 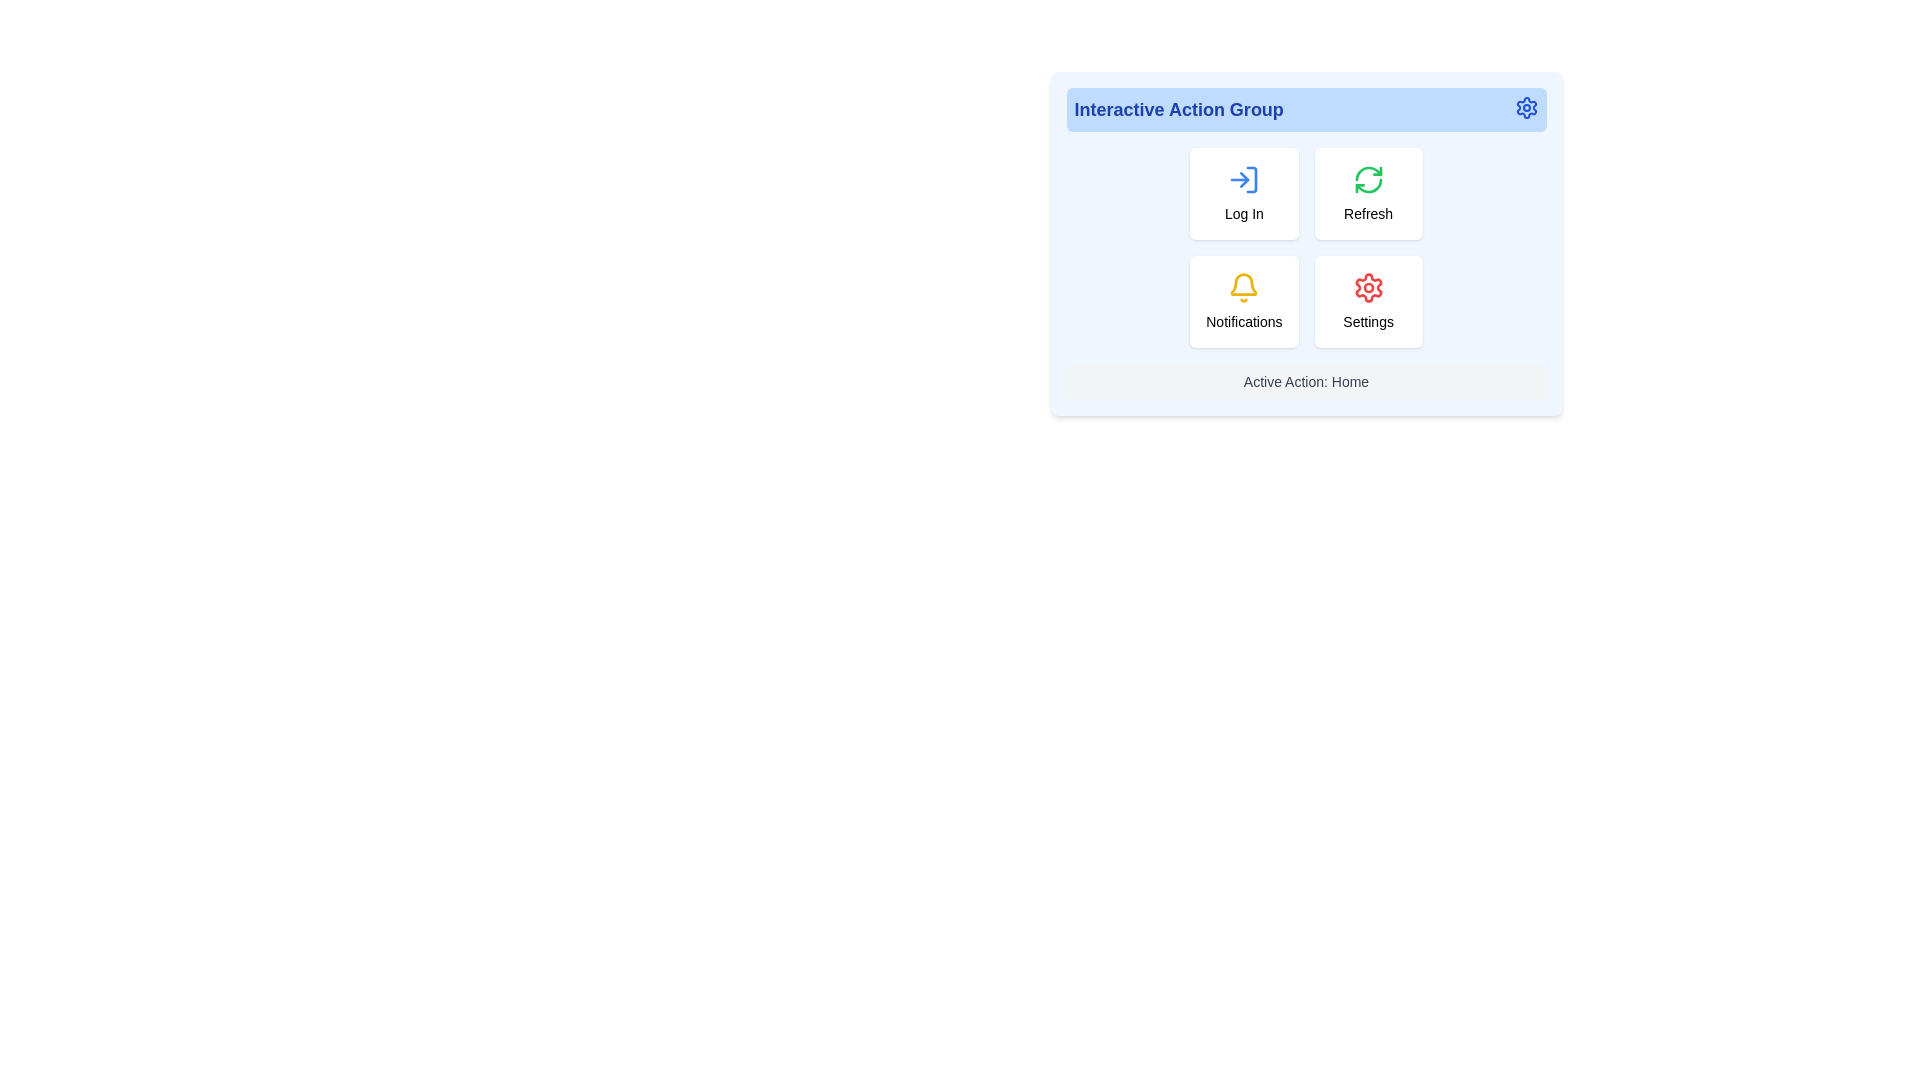 What do you see at coordinates (1367, 301) in the screenshot?
I see `the 'Settings' button with a cogwheel icon in red, located at the lower-right corner of the interactive action group` at bounding box center [1367, 301].